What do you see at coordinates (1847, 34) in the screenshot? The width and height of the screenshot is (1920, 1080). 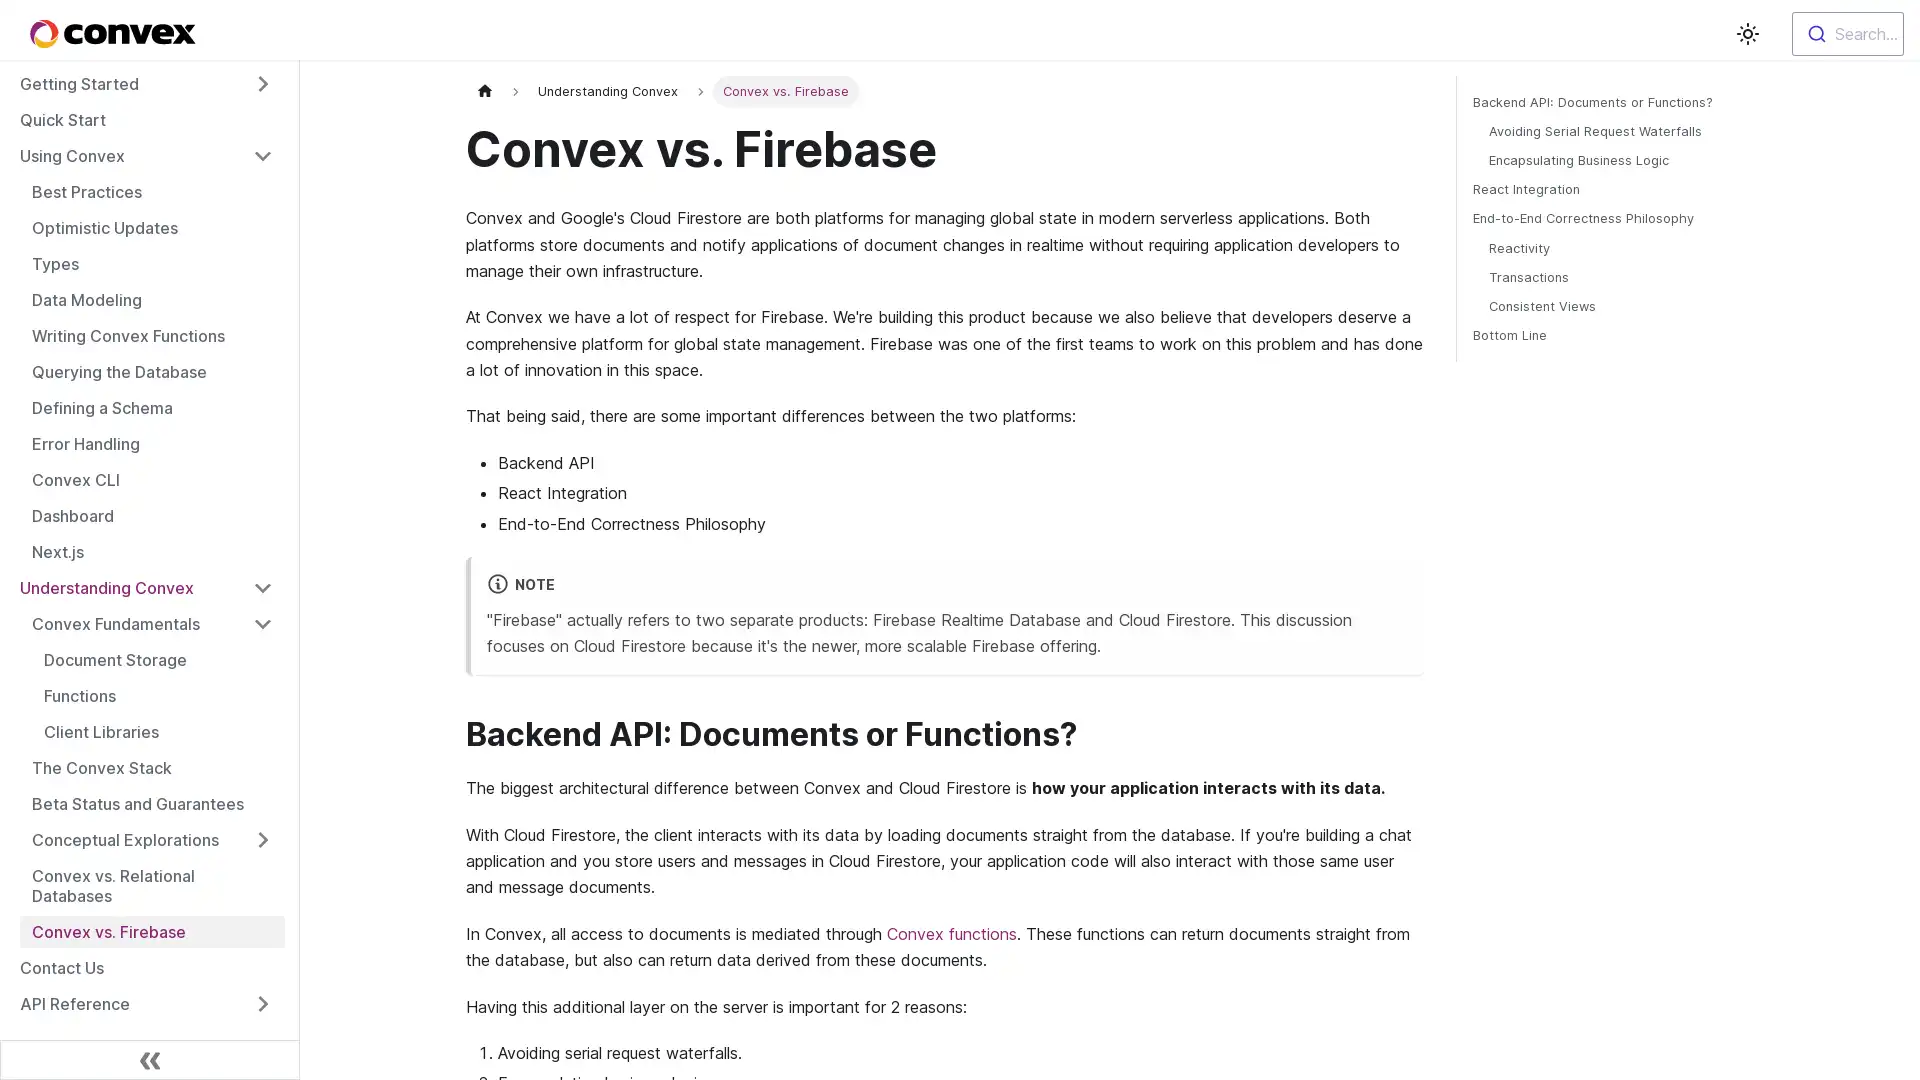 I see `Search...` at bounding box center [1847, 34].